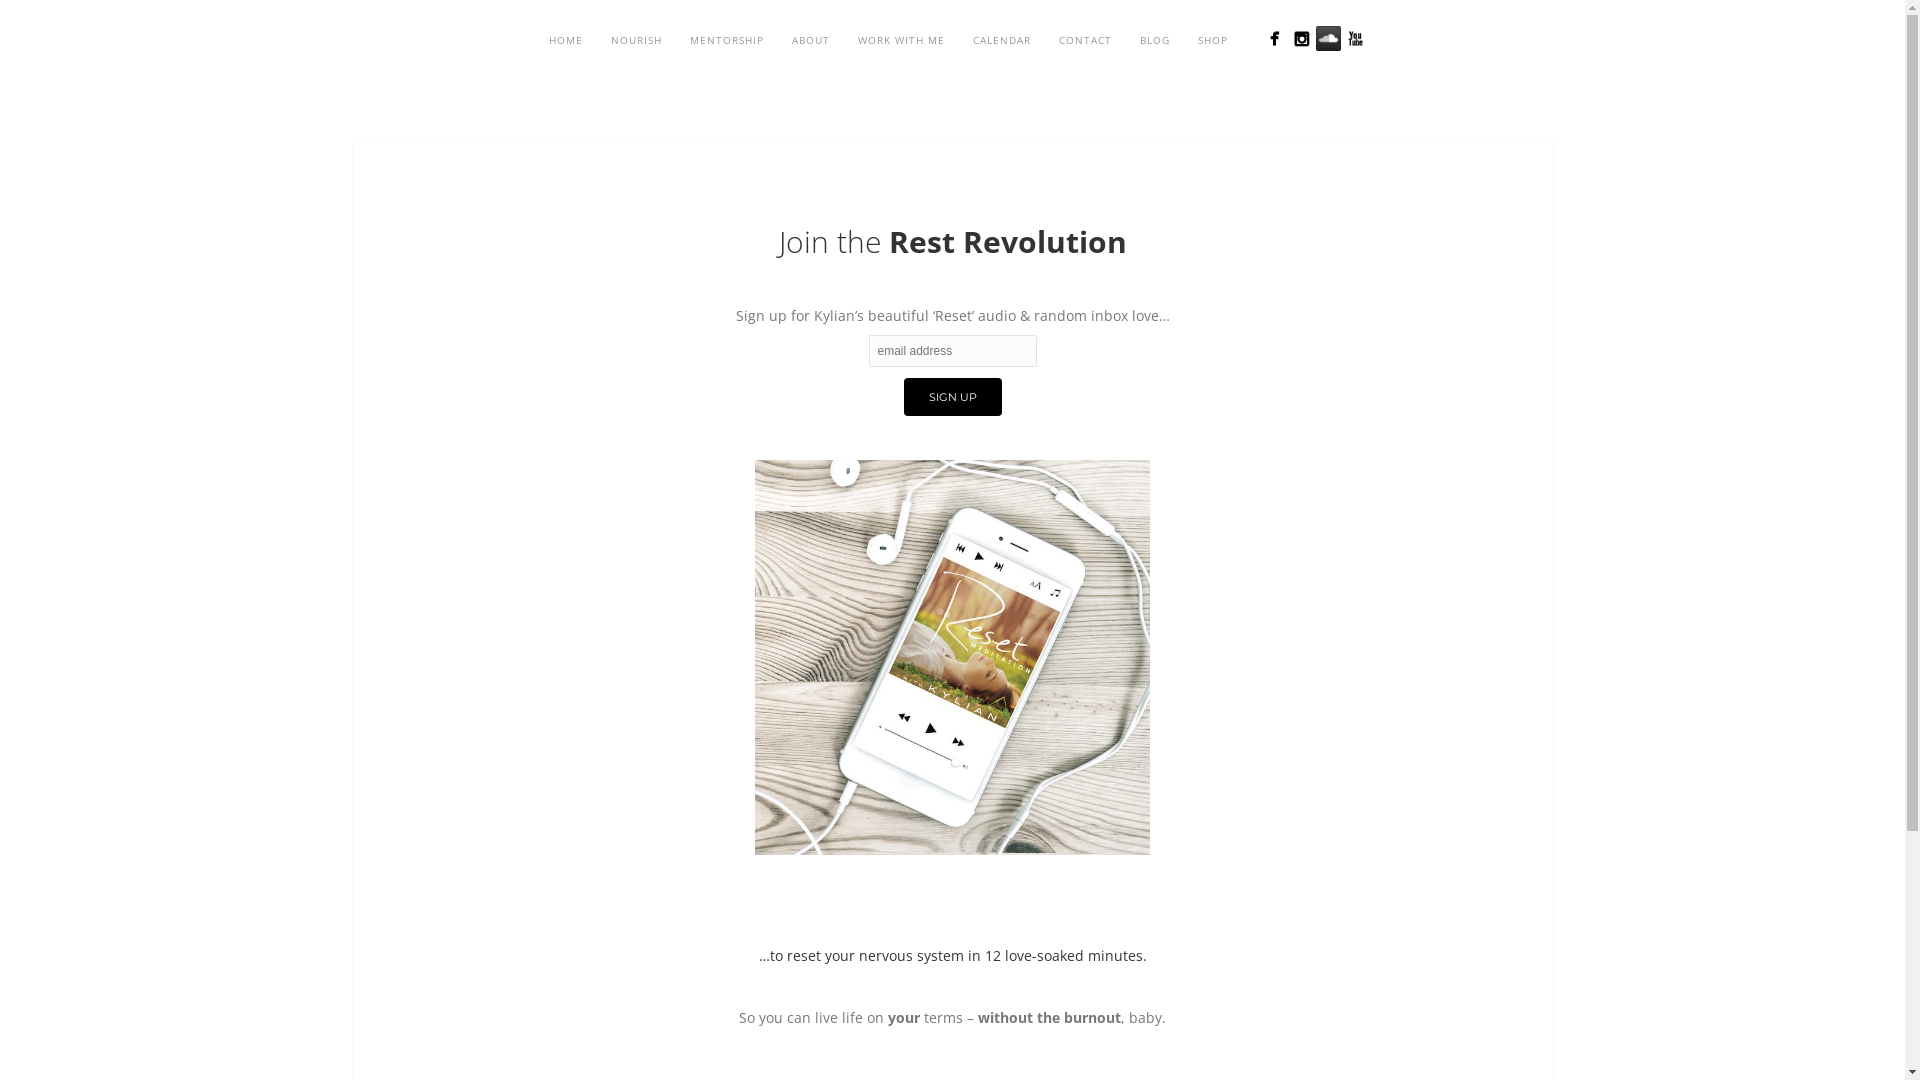 The height and width of the screenshot is (1080, 1920). What do you see at coordinates (844, 40) in the screenshot?
I see `'WORK WITH ME'` at bounding box center [844, 40].